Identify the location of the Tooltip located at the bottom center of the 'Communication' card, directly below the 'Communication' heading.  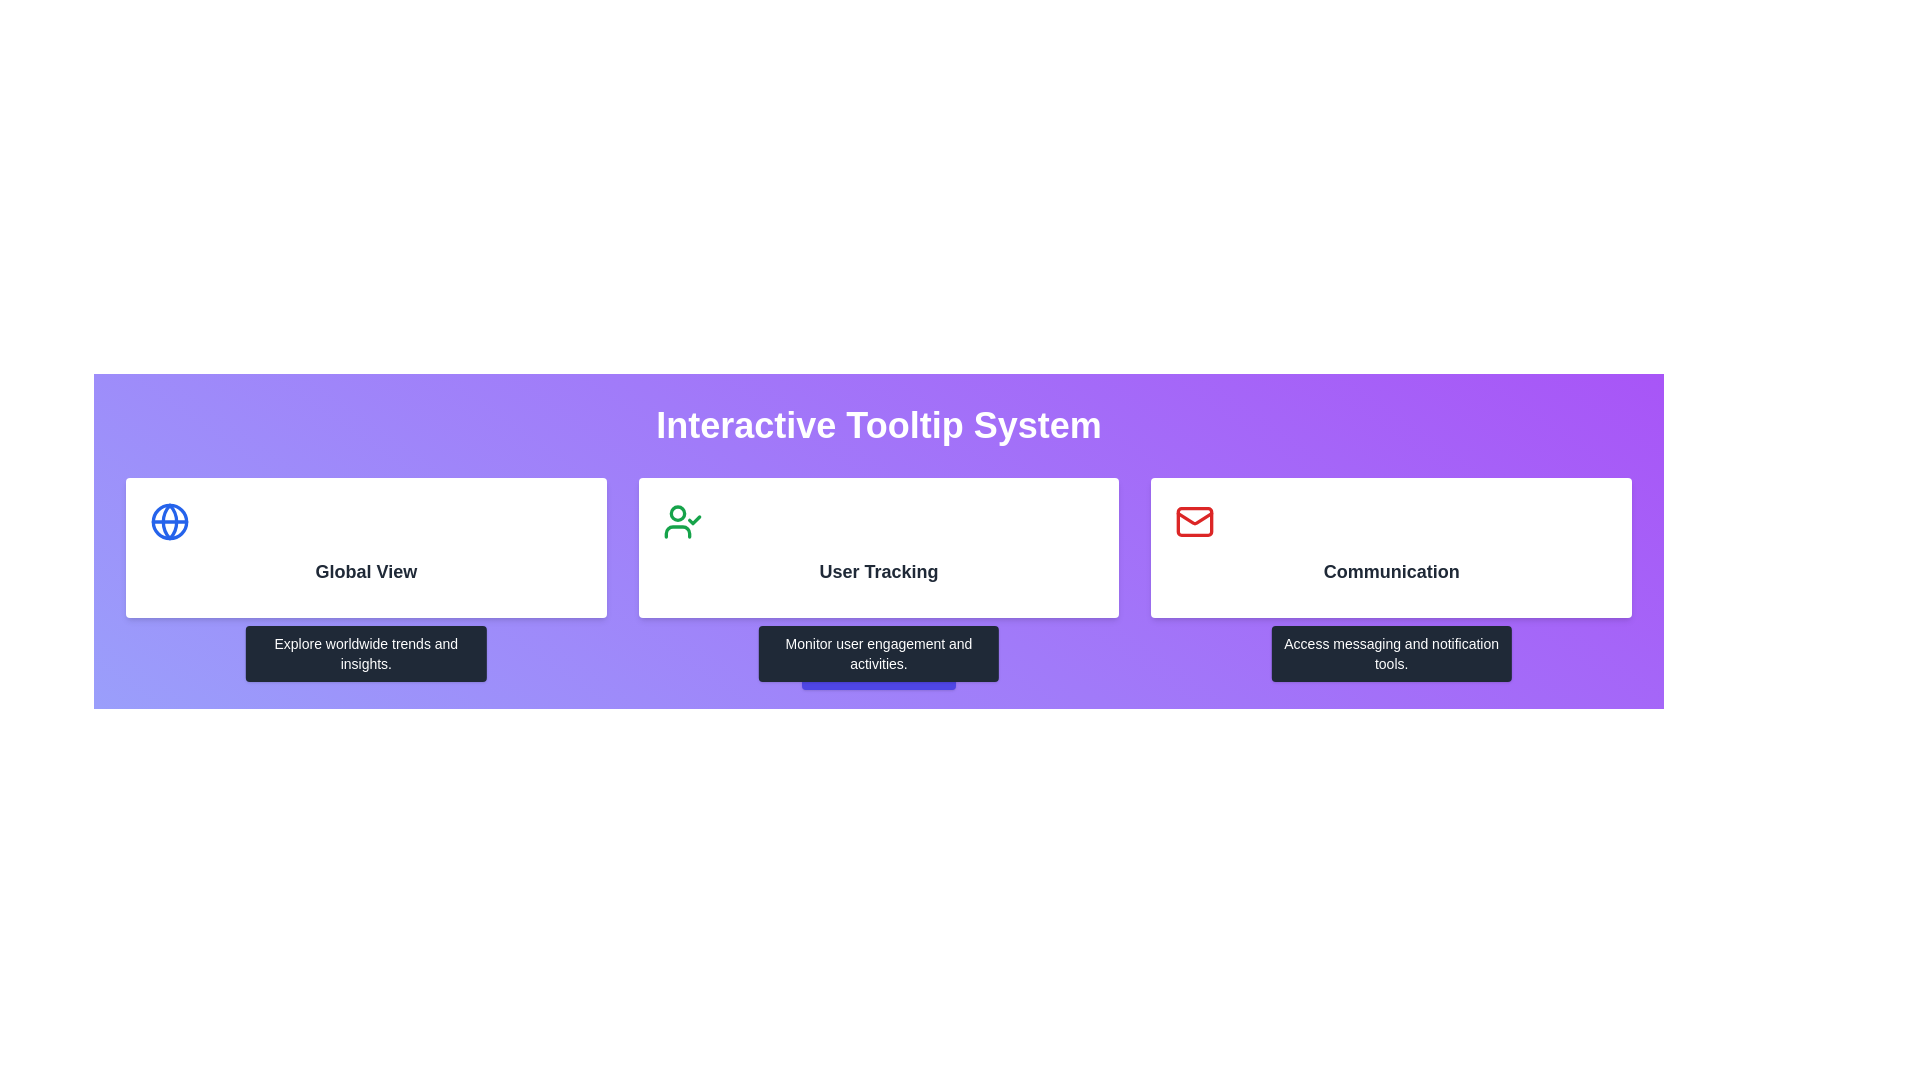
(1390, 654).